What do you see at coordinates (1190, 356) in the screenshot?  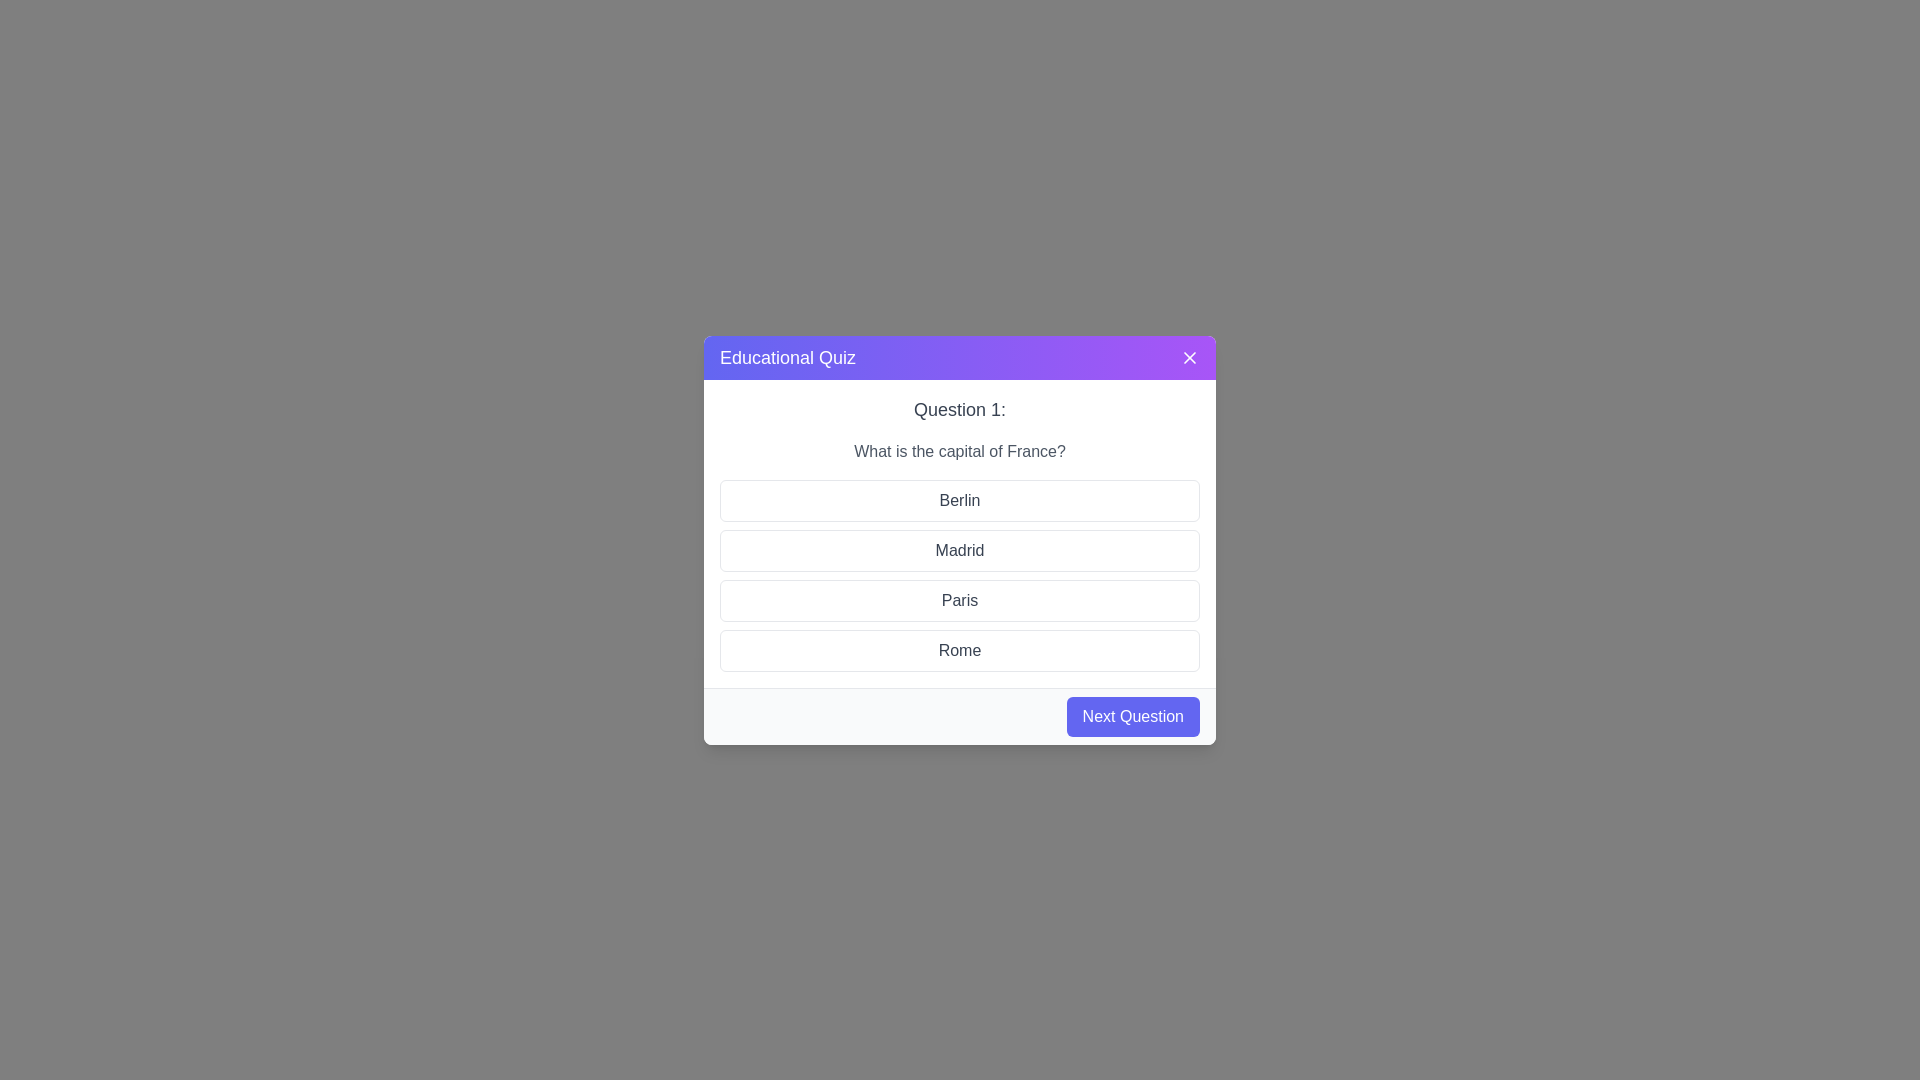 I see `the 'Close' button with a bold 'X' symbol located at the top-right corner of the 'Educational Quiz' dialog box` at bounding box center [1190, 356].